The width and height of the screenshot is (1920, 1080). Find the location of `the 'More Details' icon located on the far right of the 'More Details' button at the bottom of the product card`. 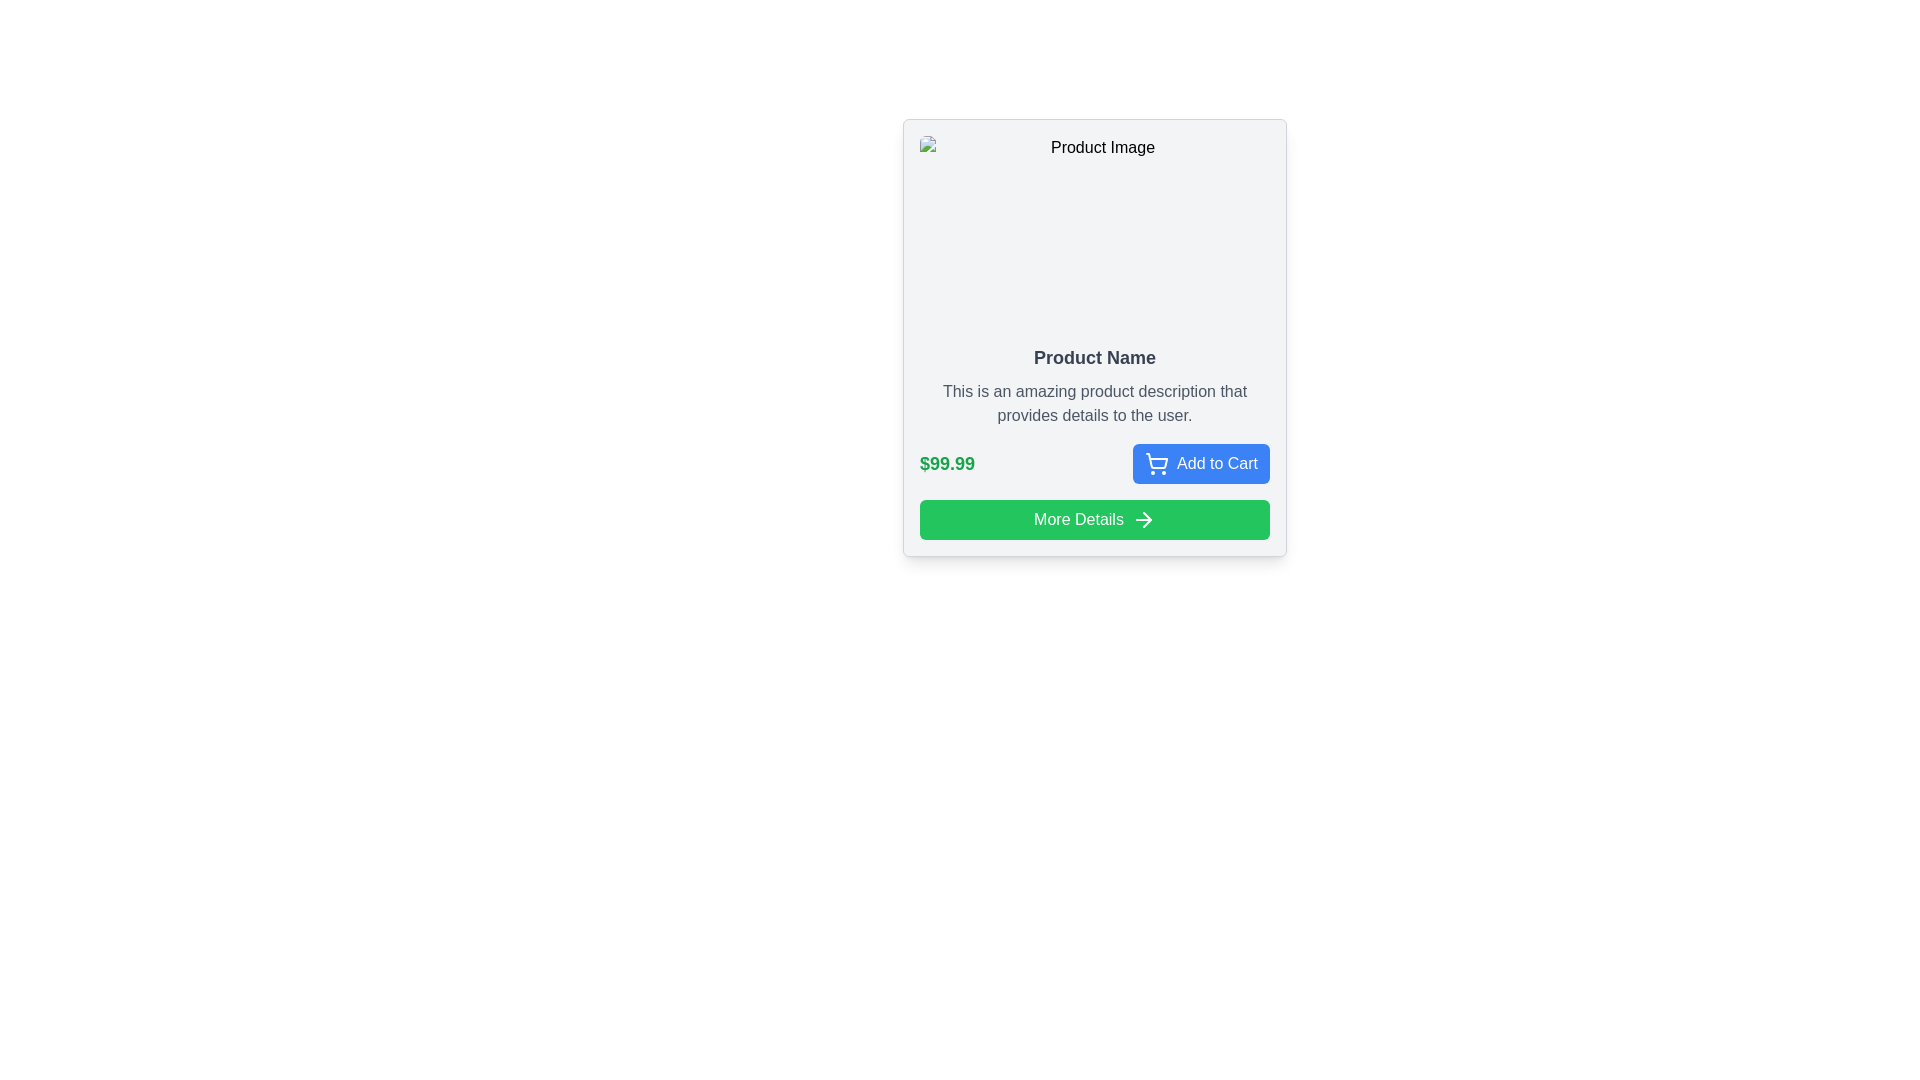

the 'More Details' icon located on the far right of the 'More Details' button at the bottom of the product card is located at coordinates (1143, 519).